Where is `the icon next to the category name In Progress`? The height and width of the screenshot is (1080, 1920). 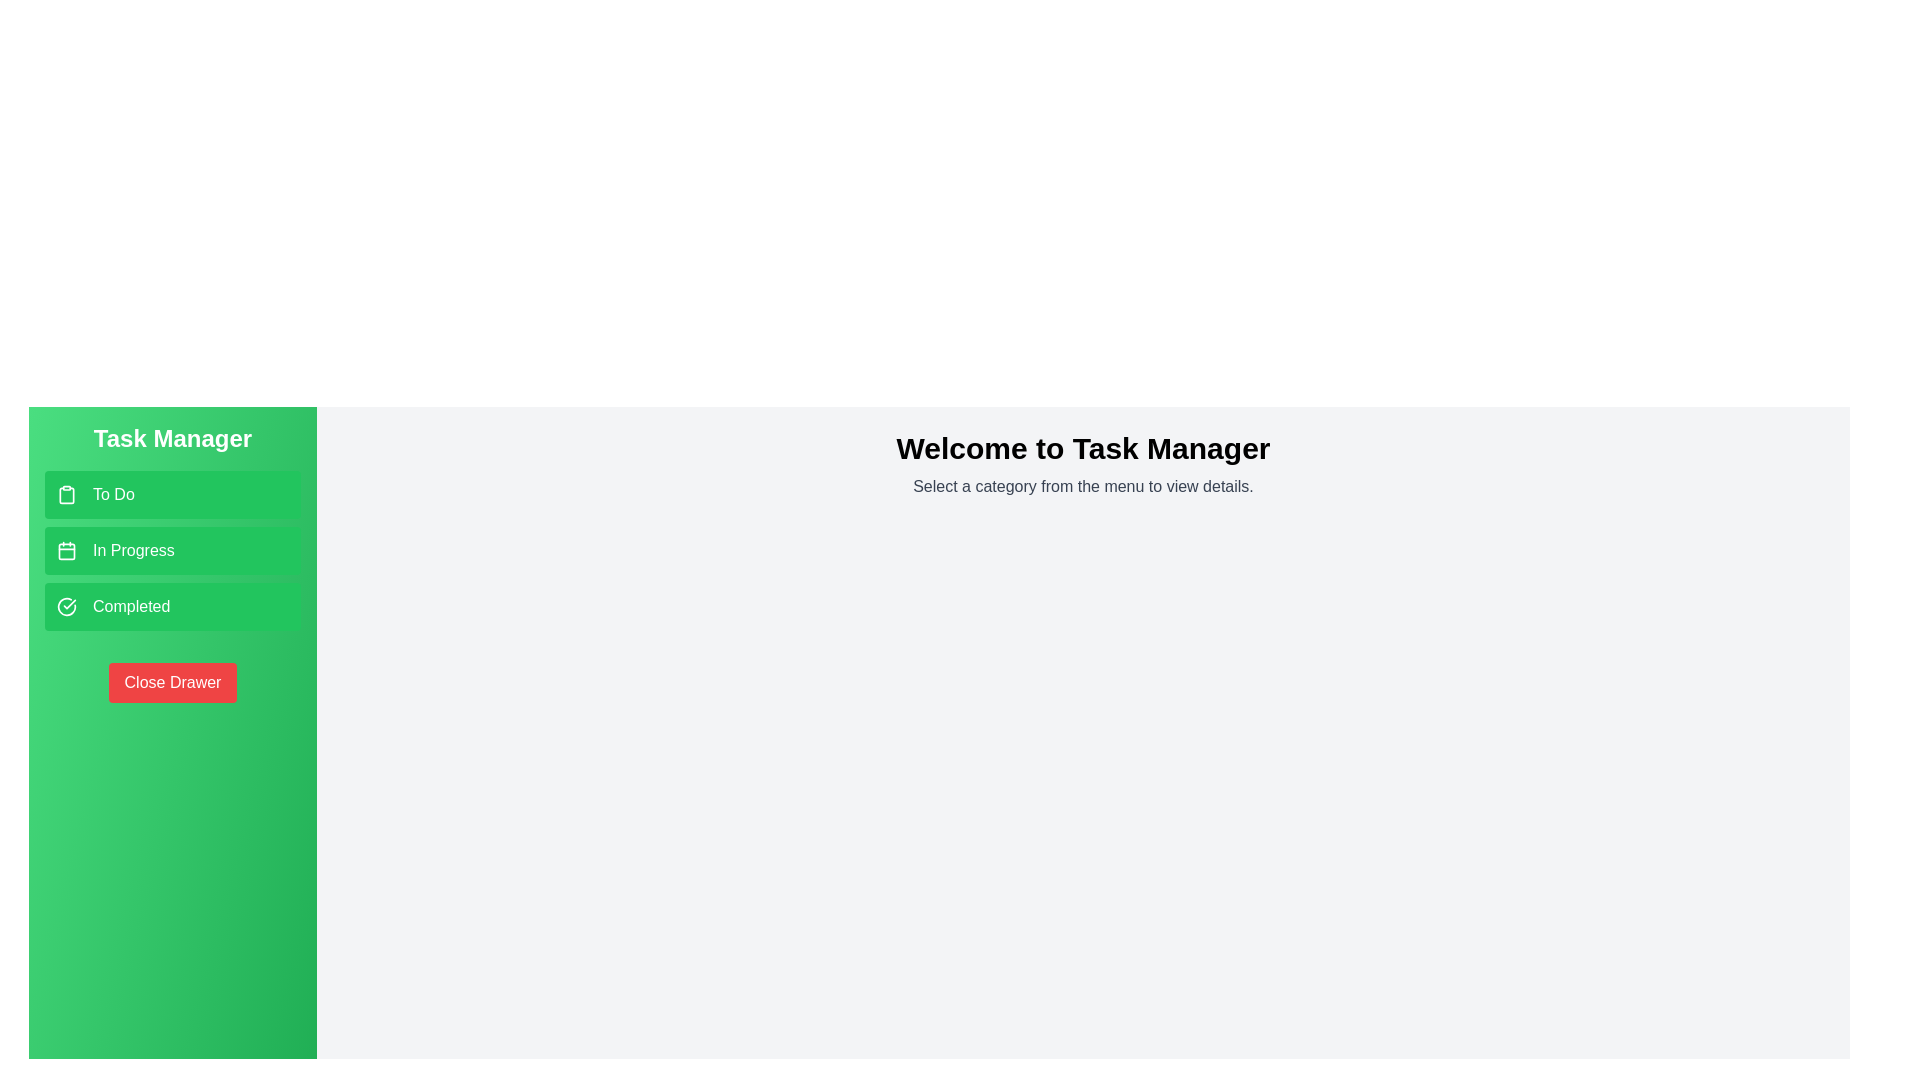 the icon next to the category name In Progress is located at coordinates (67, 551).